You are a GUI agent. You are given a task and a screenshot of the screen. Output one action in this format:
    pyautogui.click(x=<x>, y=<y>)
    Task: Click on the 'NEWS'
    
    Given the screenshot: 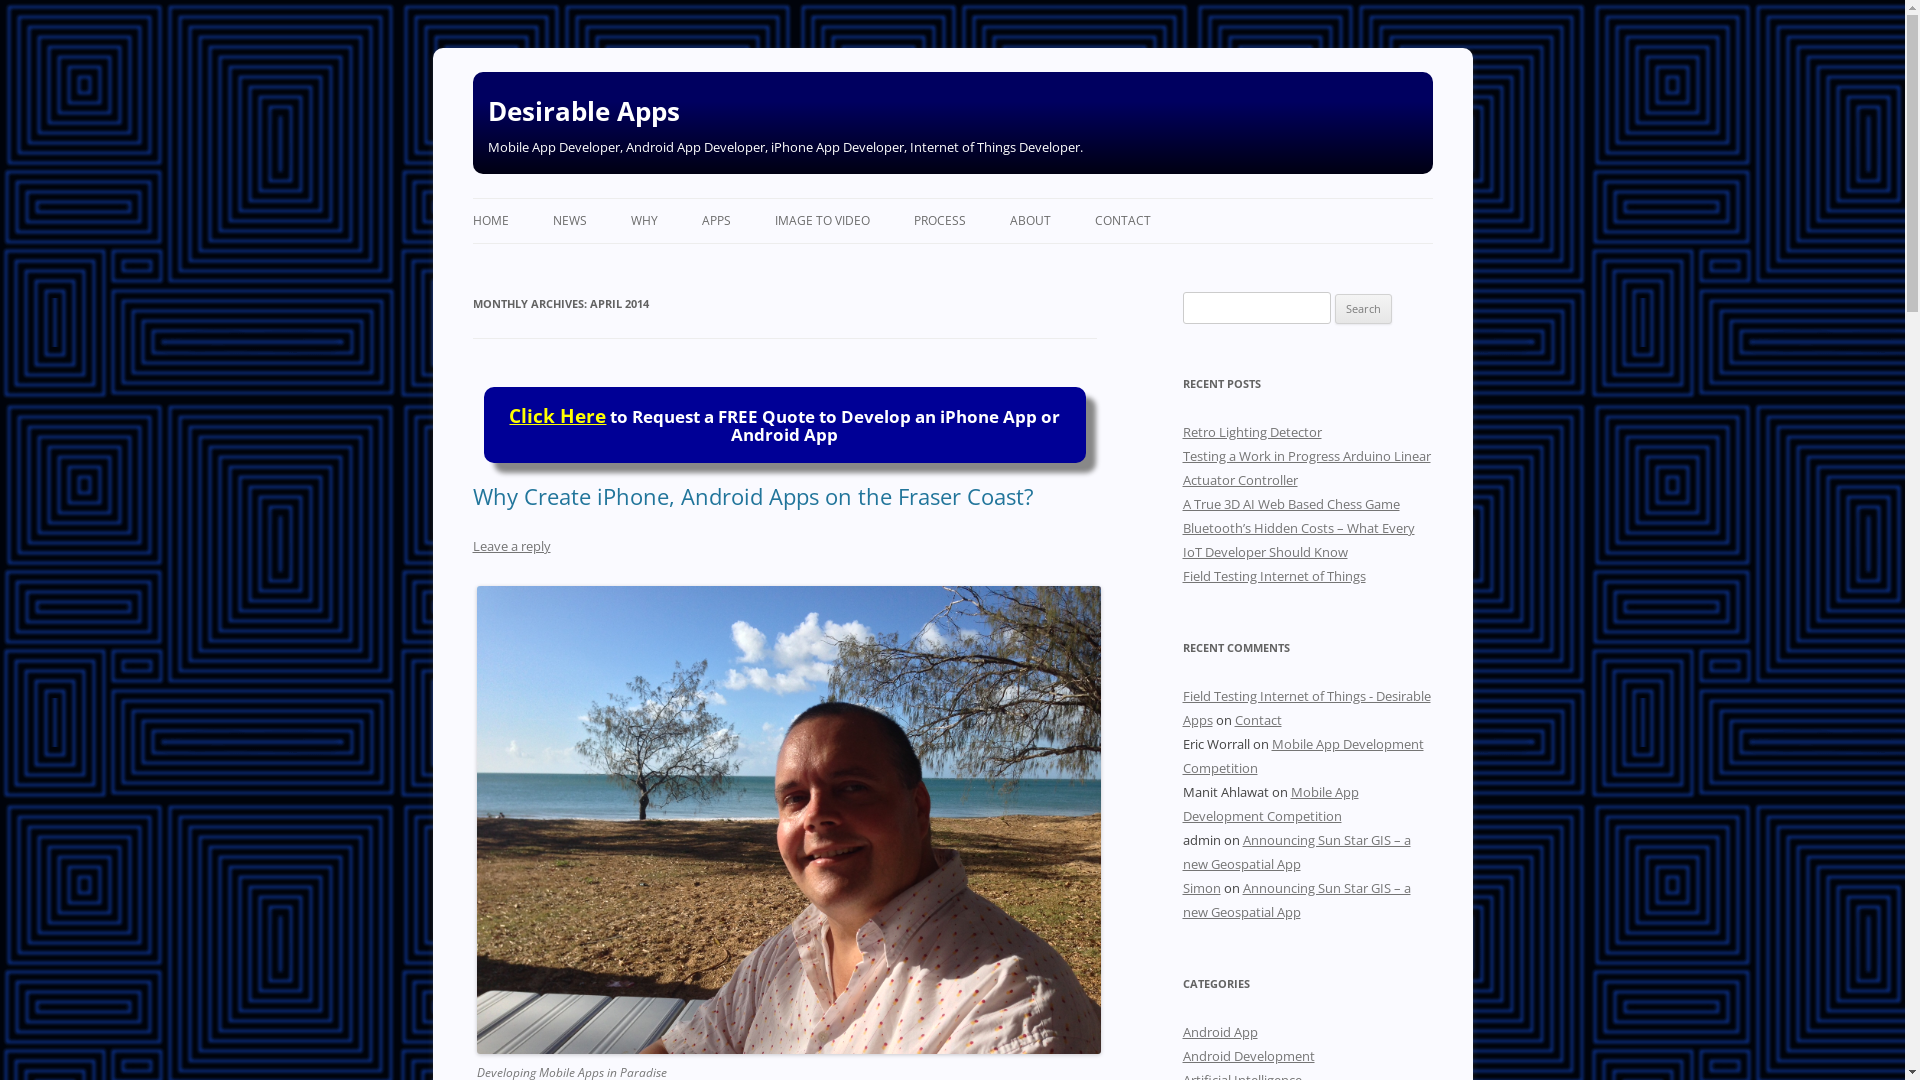 What is the action you would take?
    pyautogui.click(x=568, y=220)
    